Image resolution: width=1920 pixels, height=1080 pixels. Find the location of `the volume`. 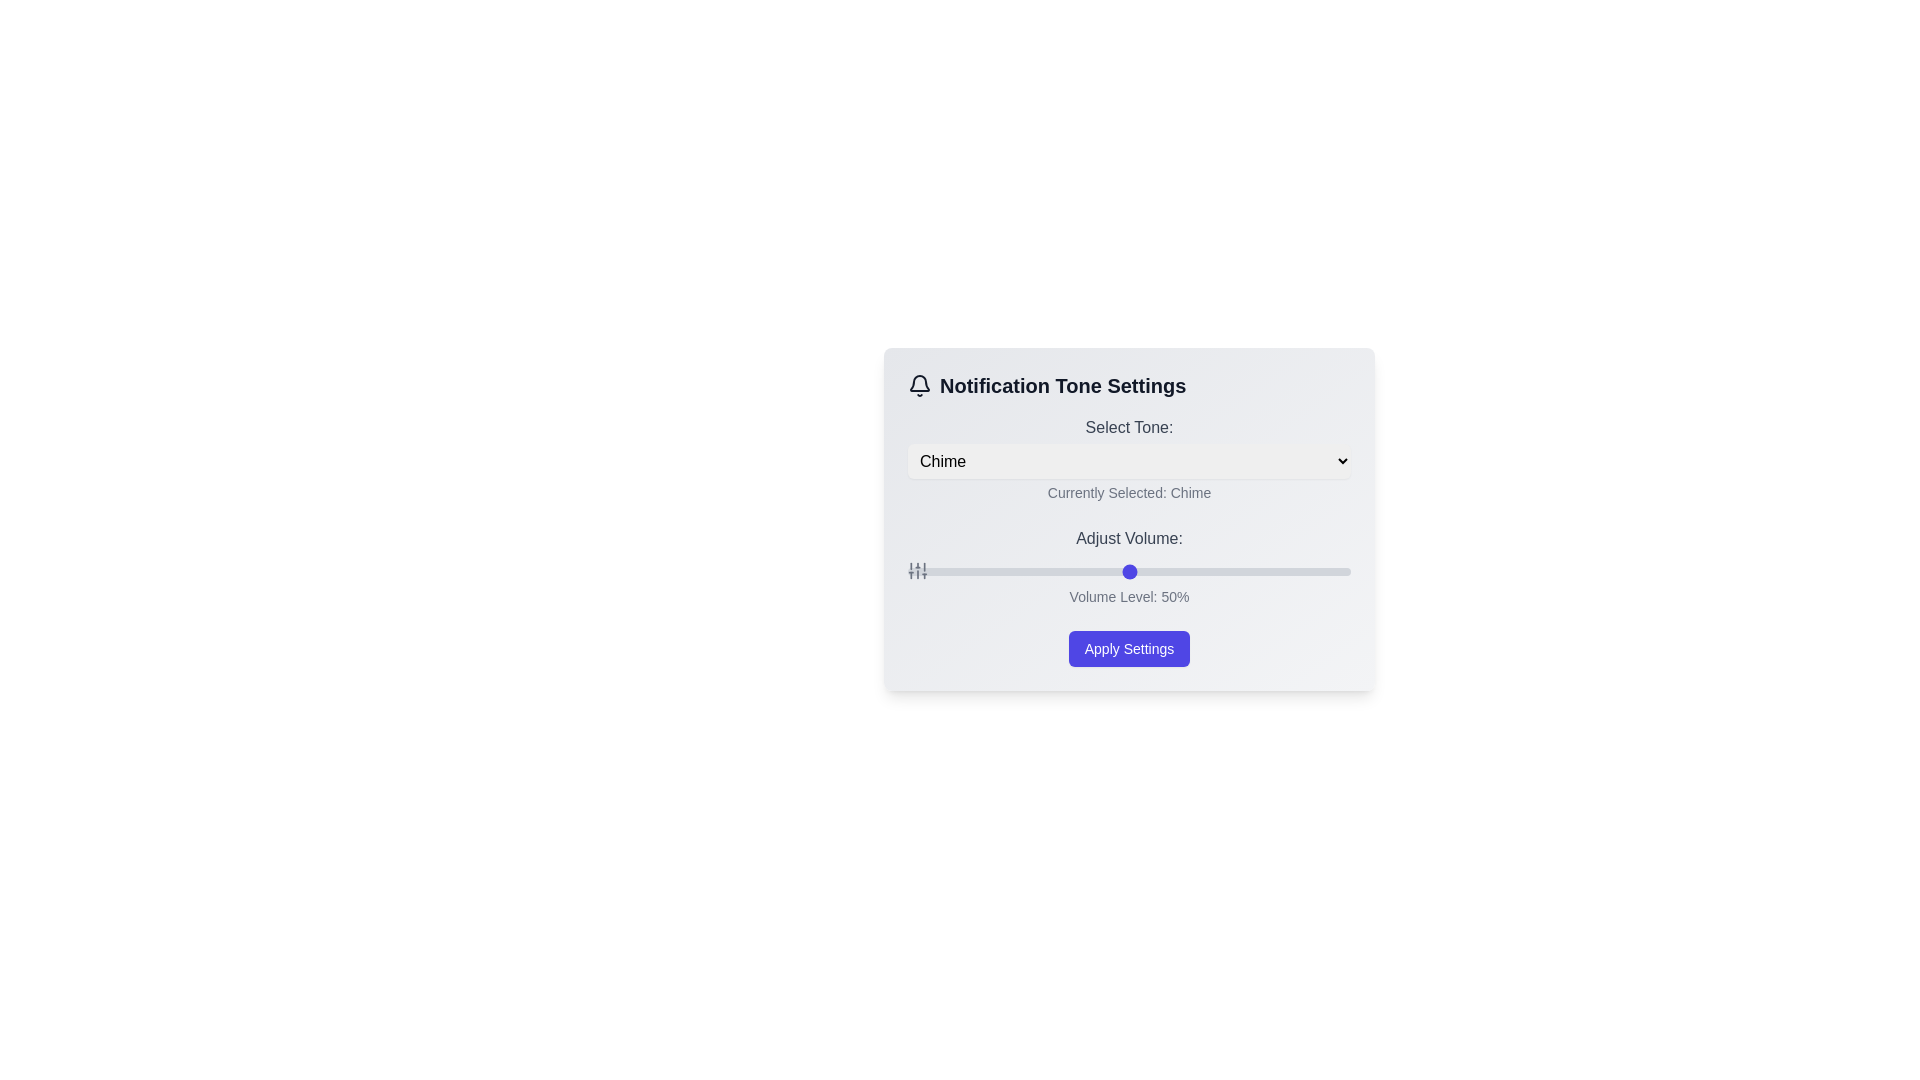

the volume is located at coordinates (1040, 571).